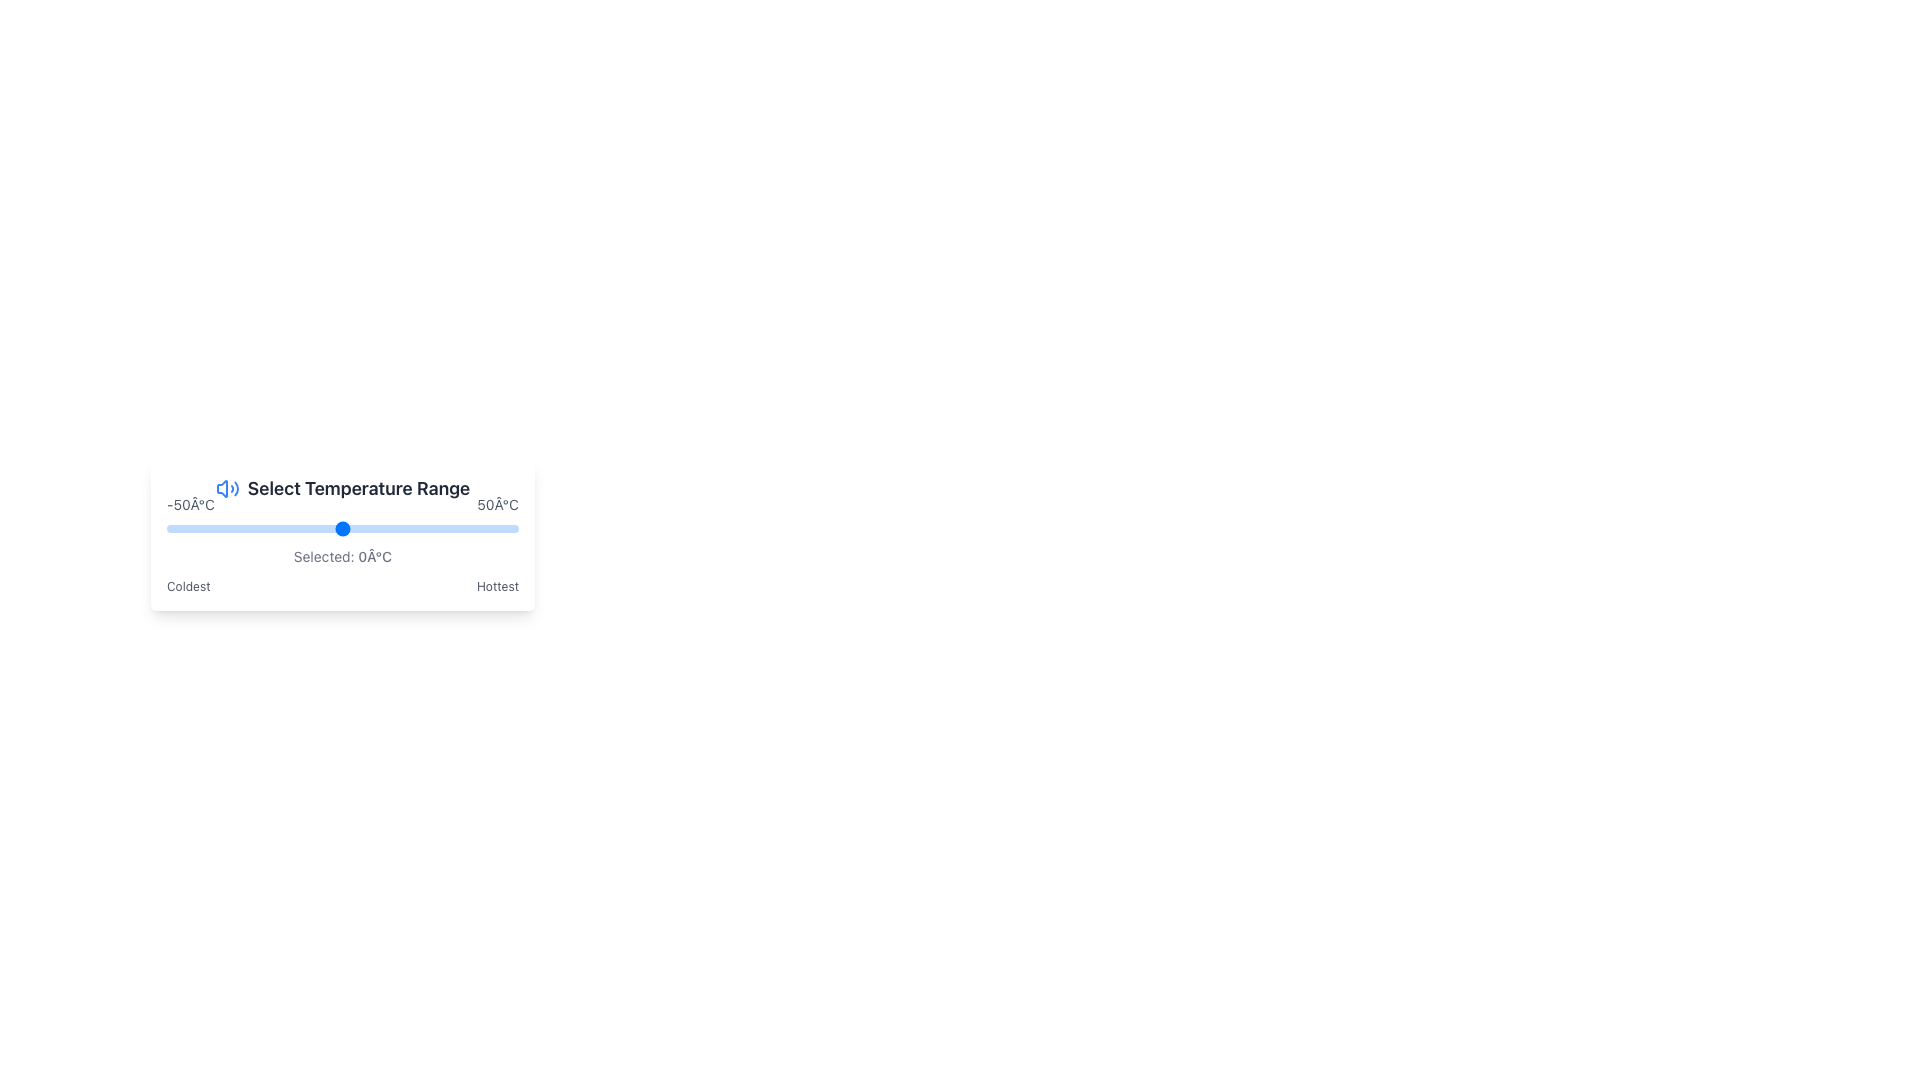 Image resolution: width=1920 pixels, height=1080 pixels. I want to click on the text label displaying 'Select Temperature Range', which is styled with large, bold gray text and positioned between a blue sound icon and whitespace, so click(359, 489).